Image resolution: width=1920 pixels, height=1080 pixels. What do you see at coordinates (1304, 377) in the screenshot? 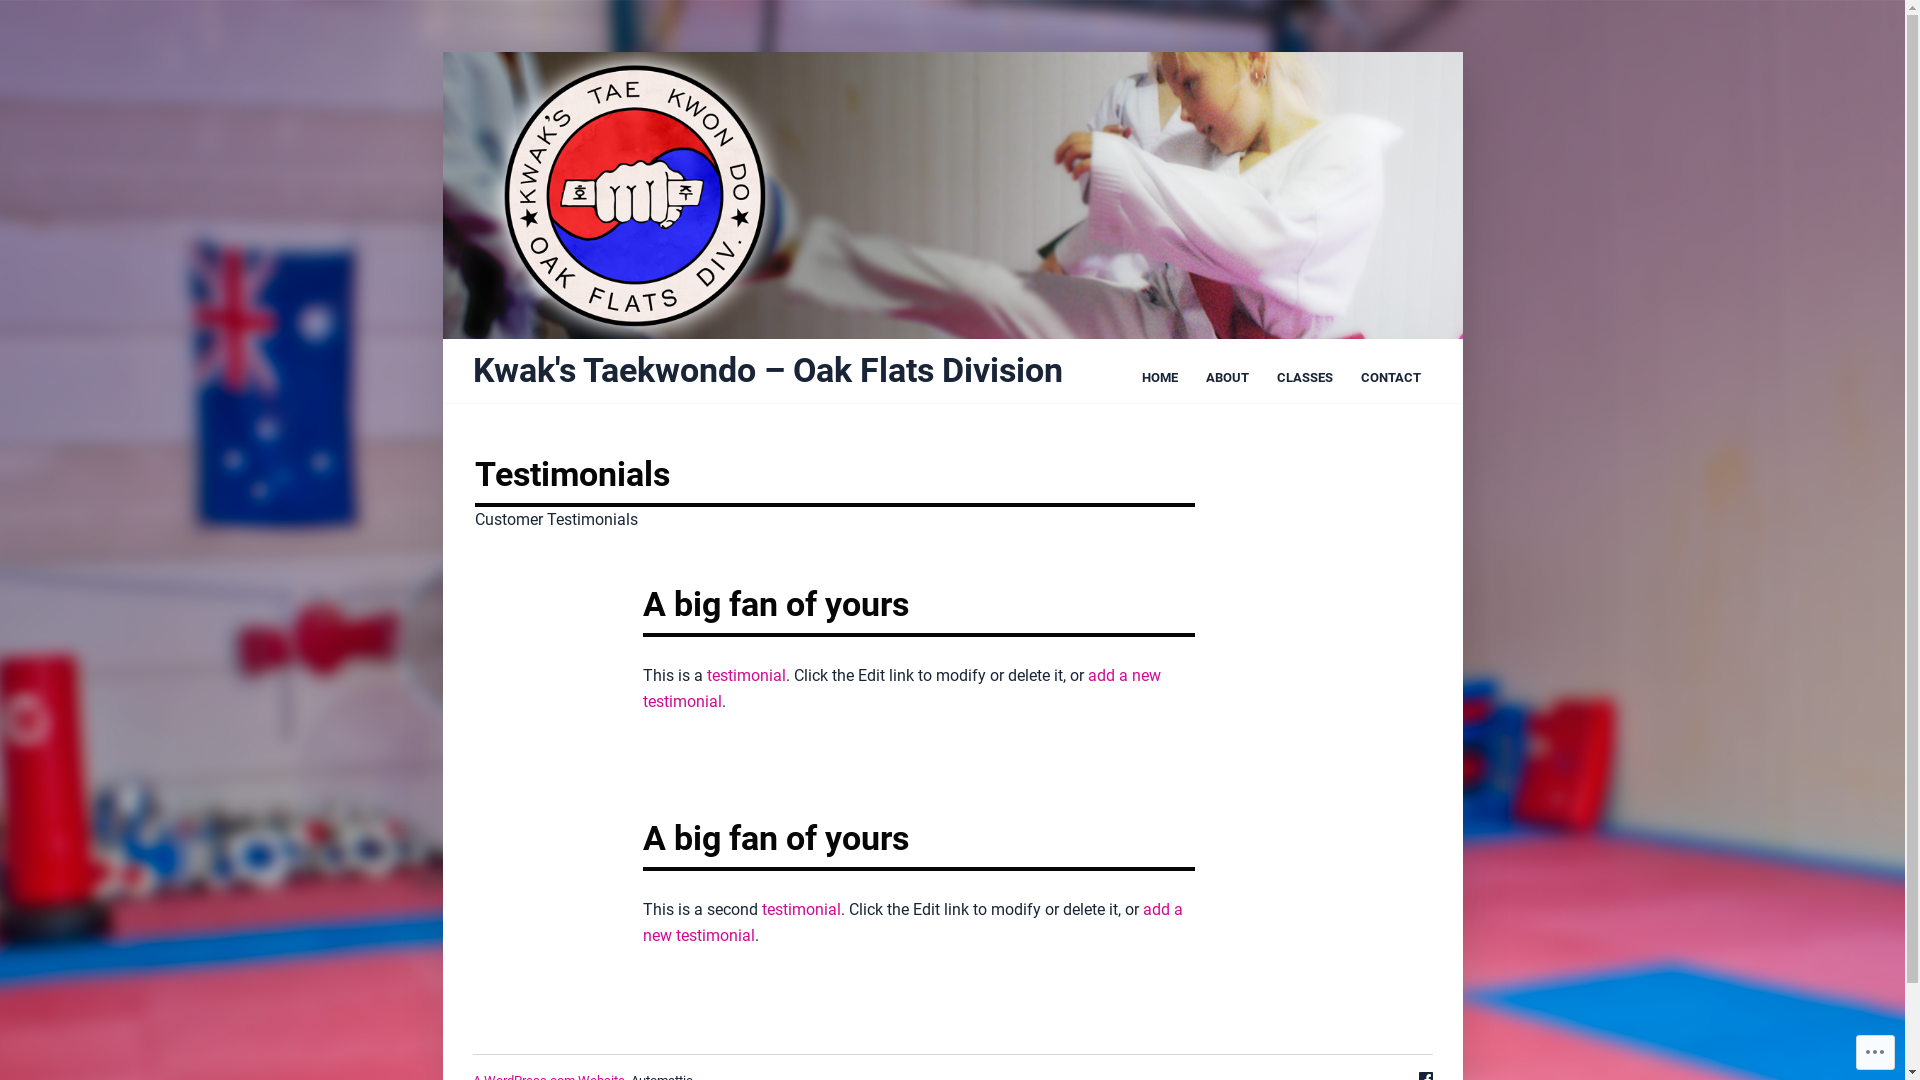
I see `'CLASSES'` at bounding box center [1304, 377].